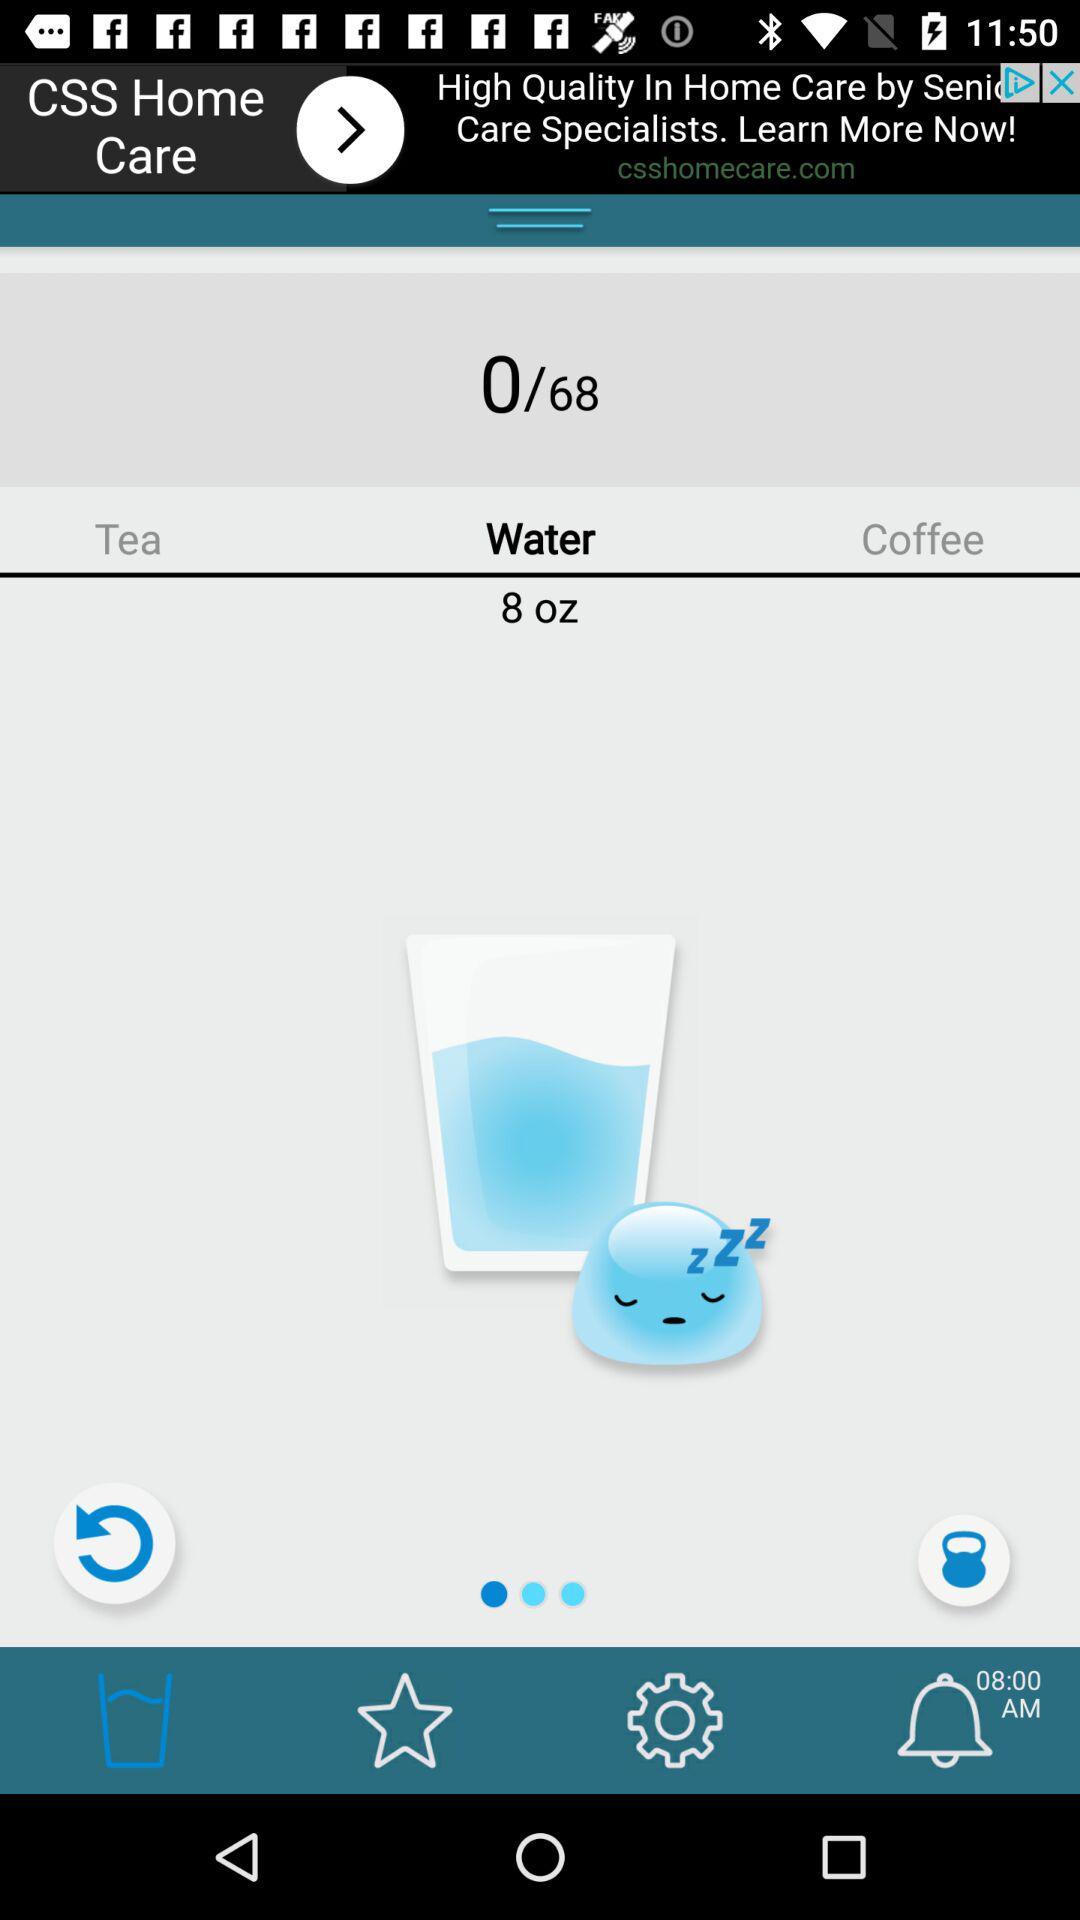 The height and width of the screenshot is (1920, 1080). I want to click on refresh screen, so click(123, 1551).